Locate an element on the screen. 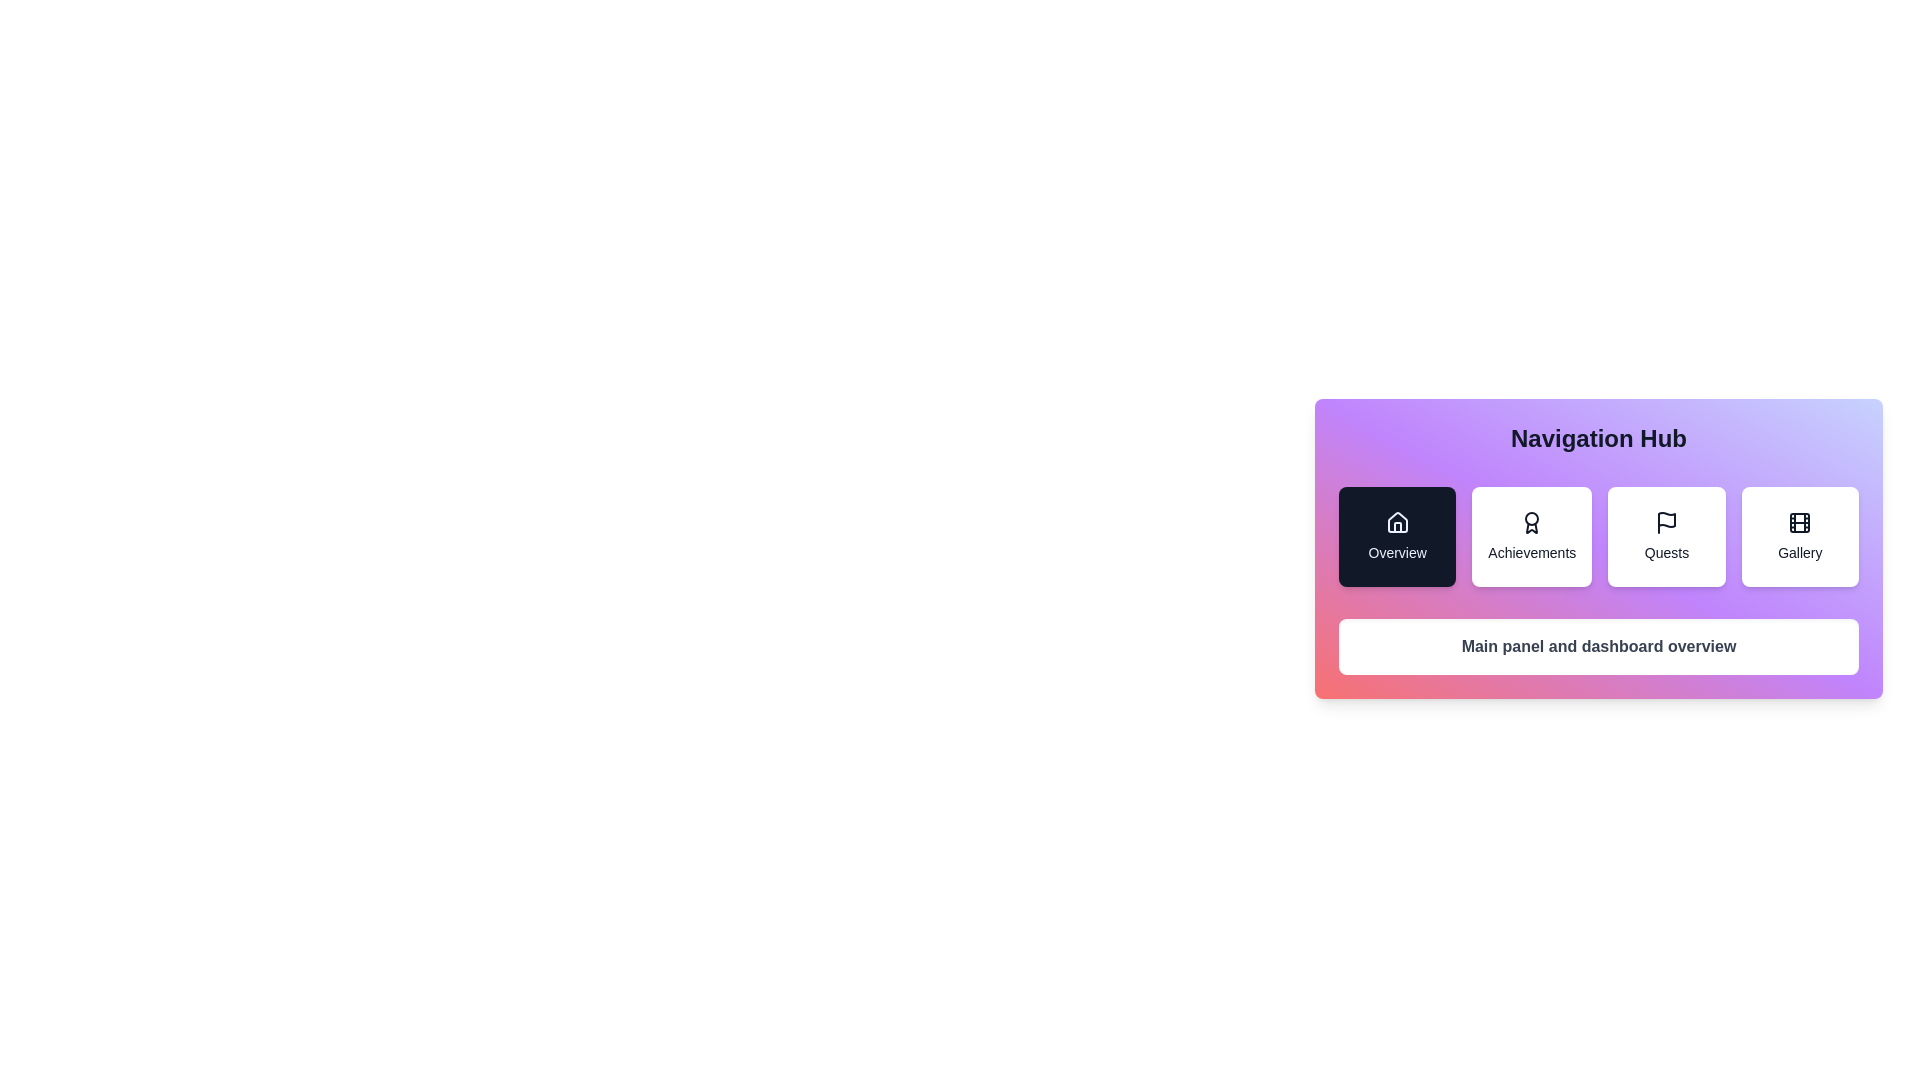 The width and height of the screenshot is (1920, 1080). the text label reading 'Quests' located at the bottom center of the third card in a horizontal row of four cards in the navigation hub interface is located at coordinates (1666, 552).